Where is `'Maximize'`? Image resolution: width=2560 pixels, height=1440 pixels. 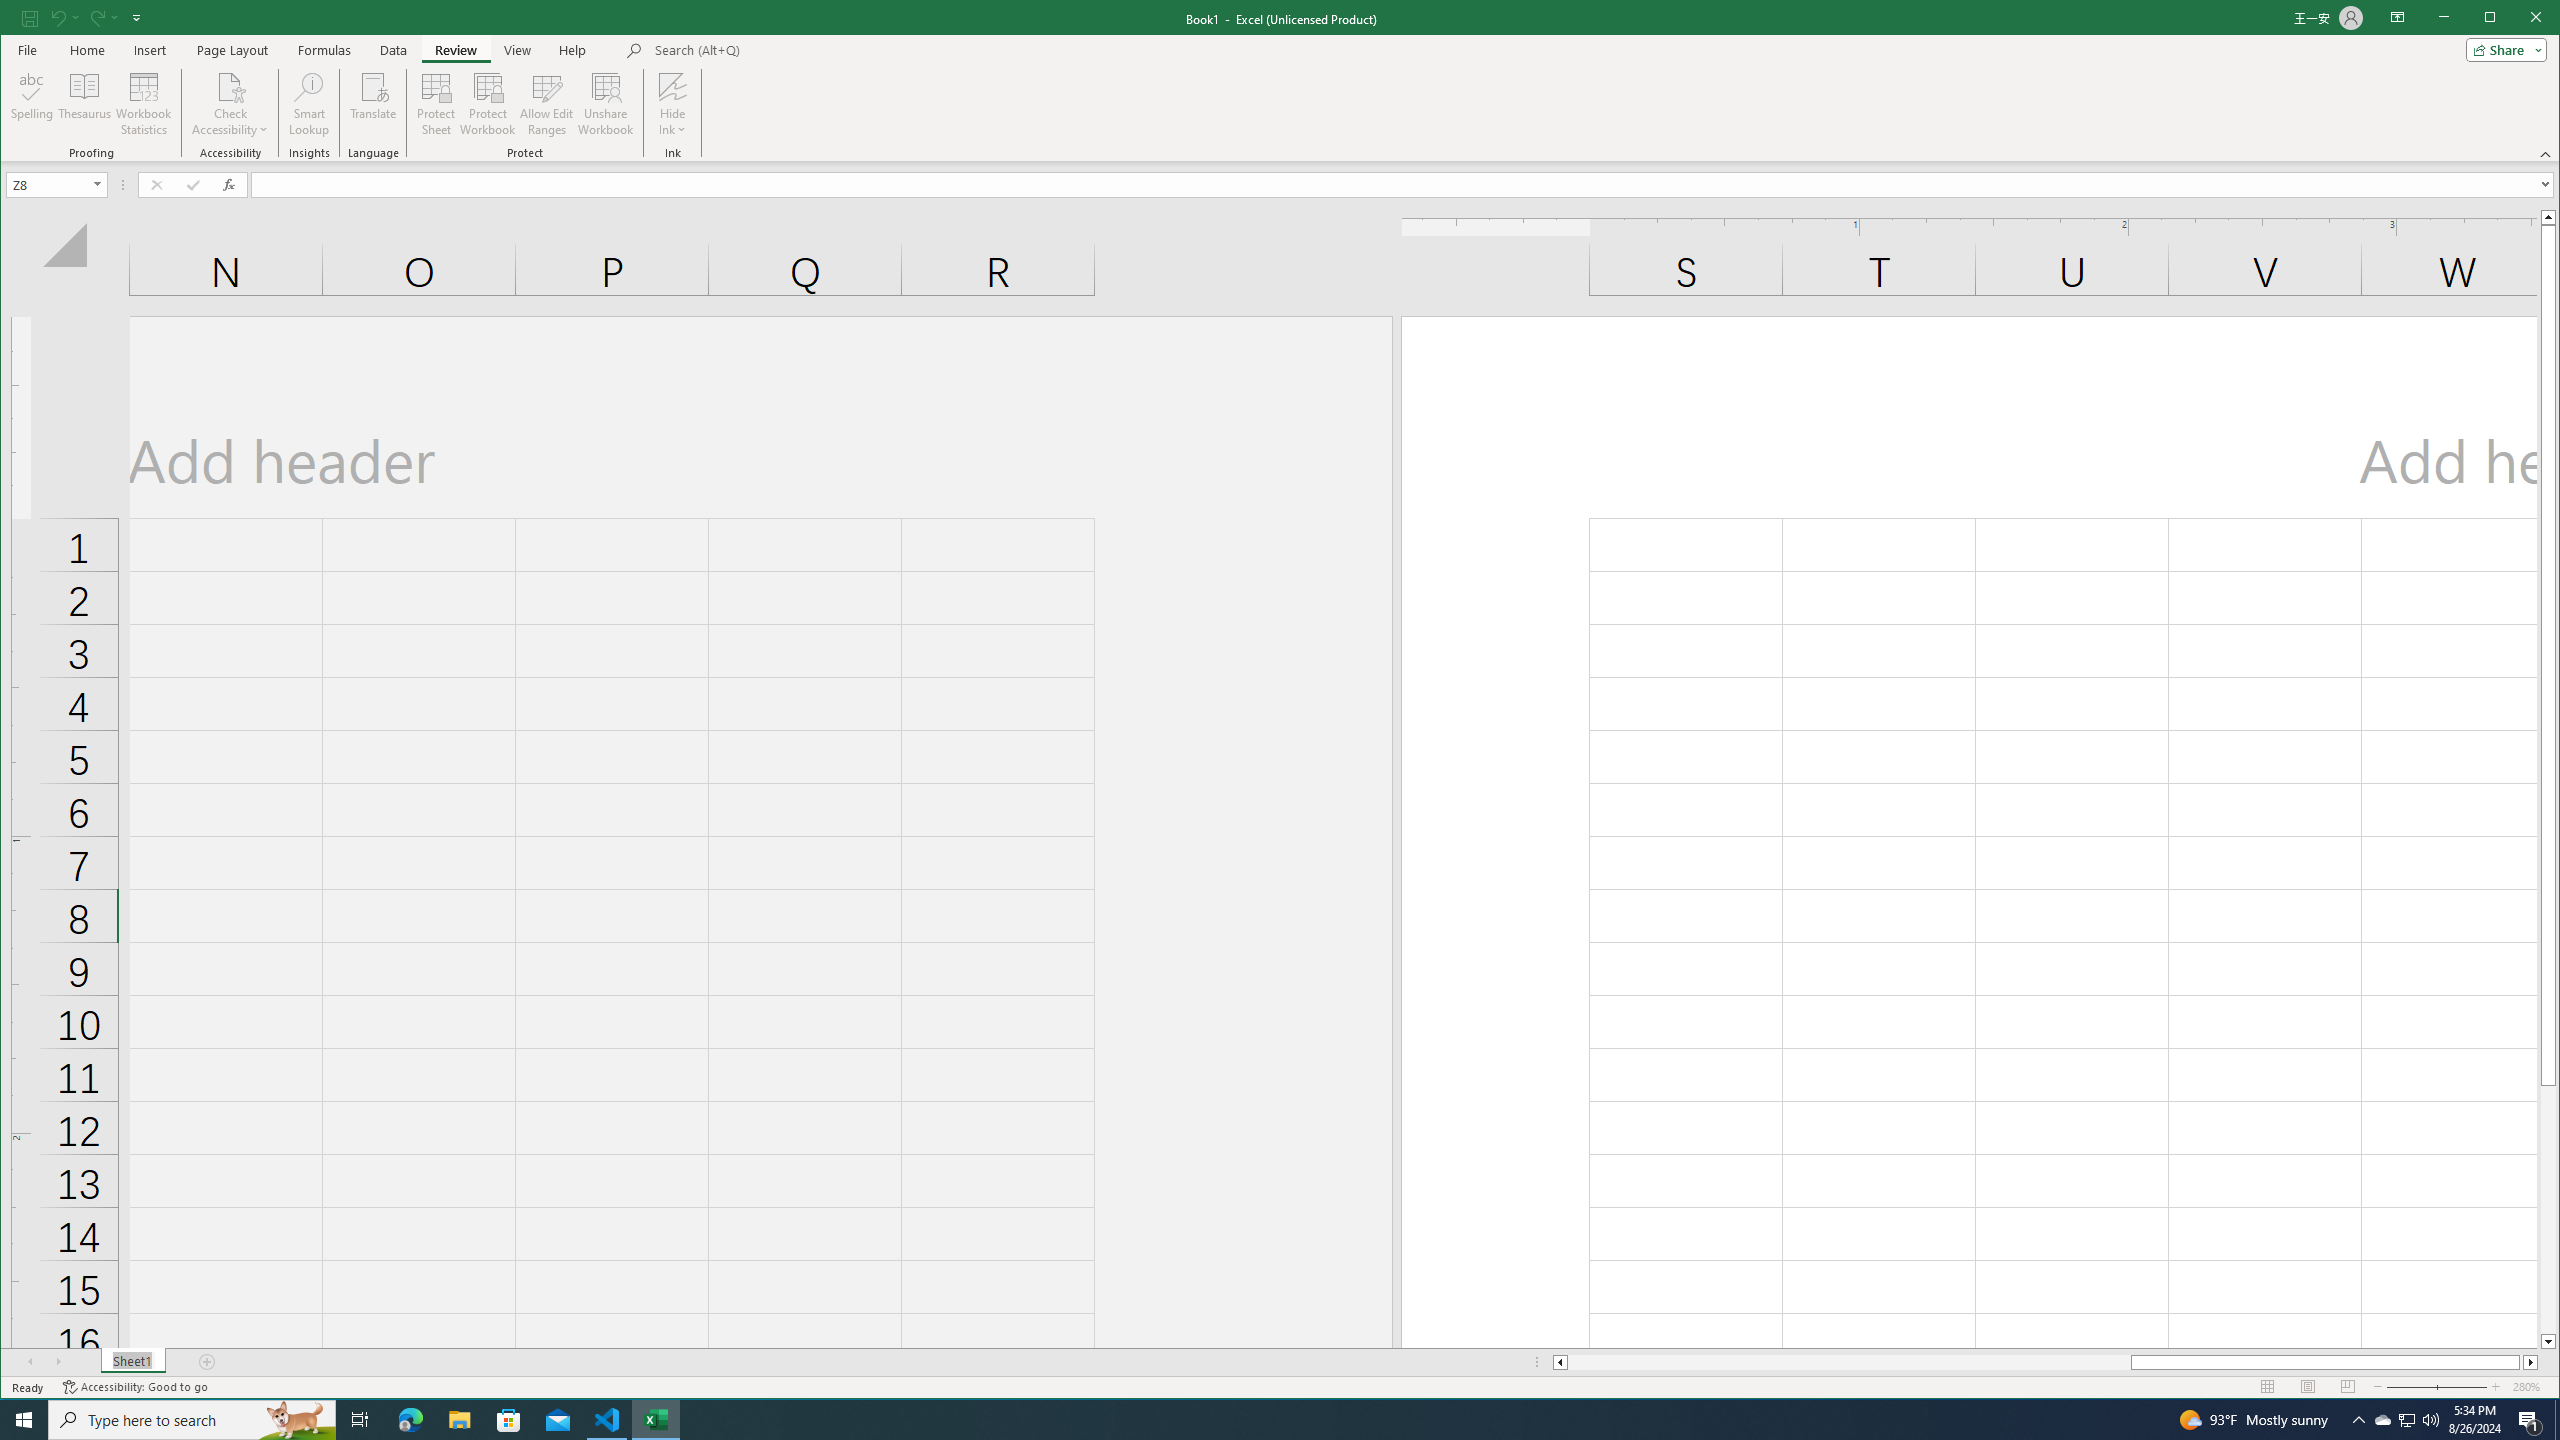
'Maximize' is located at coordinates (2519, 19).